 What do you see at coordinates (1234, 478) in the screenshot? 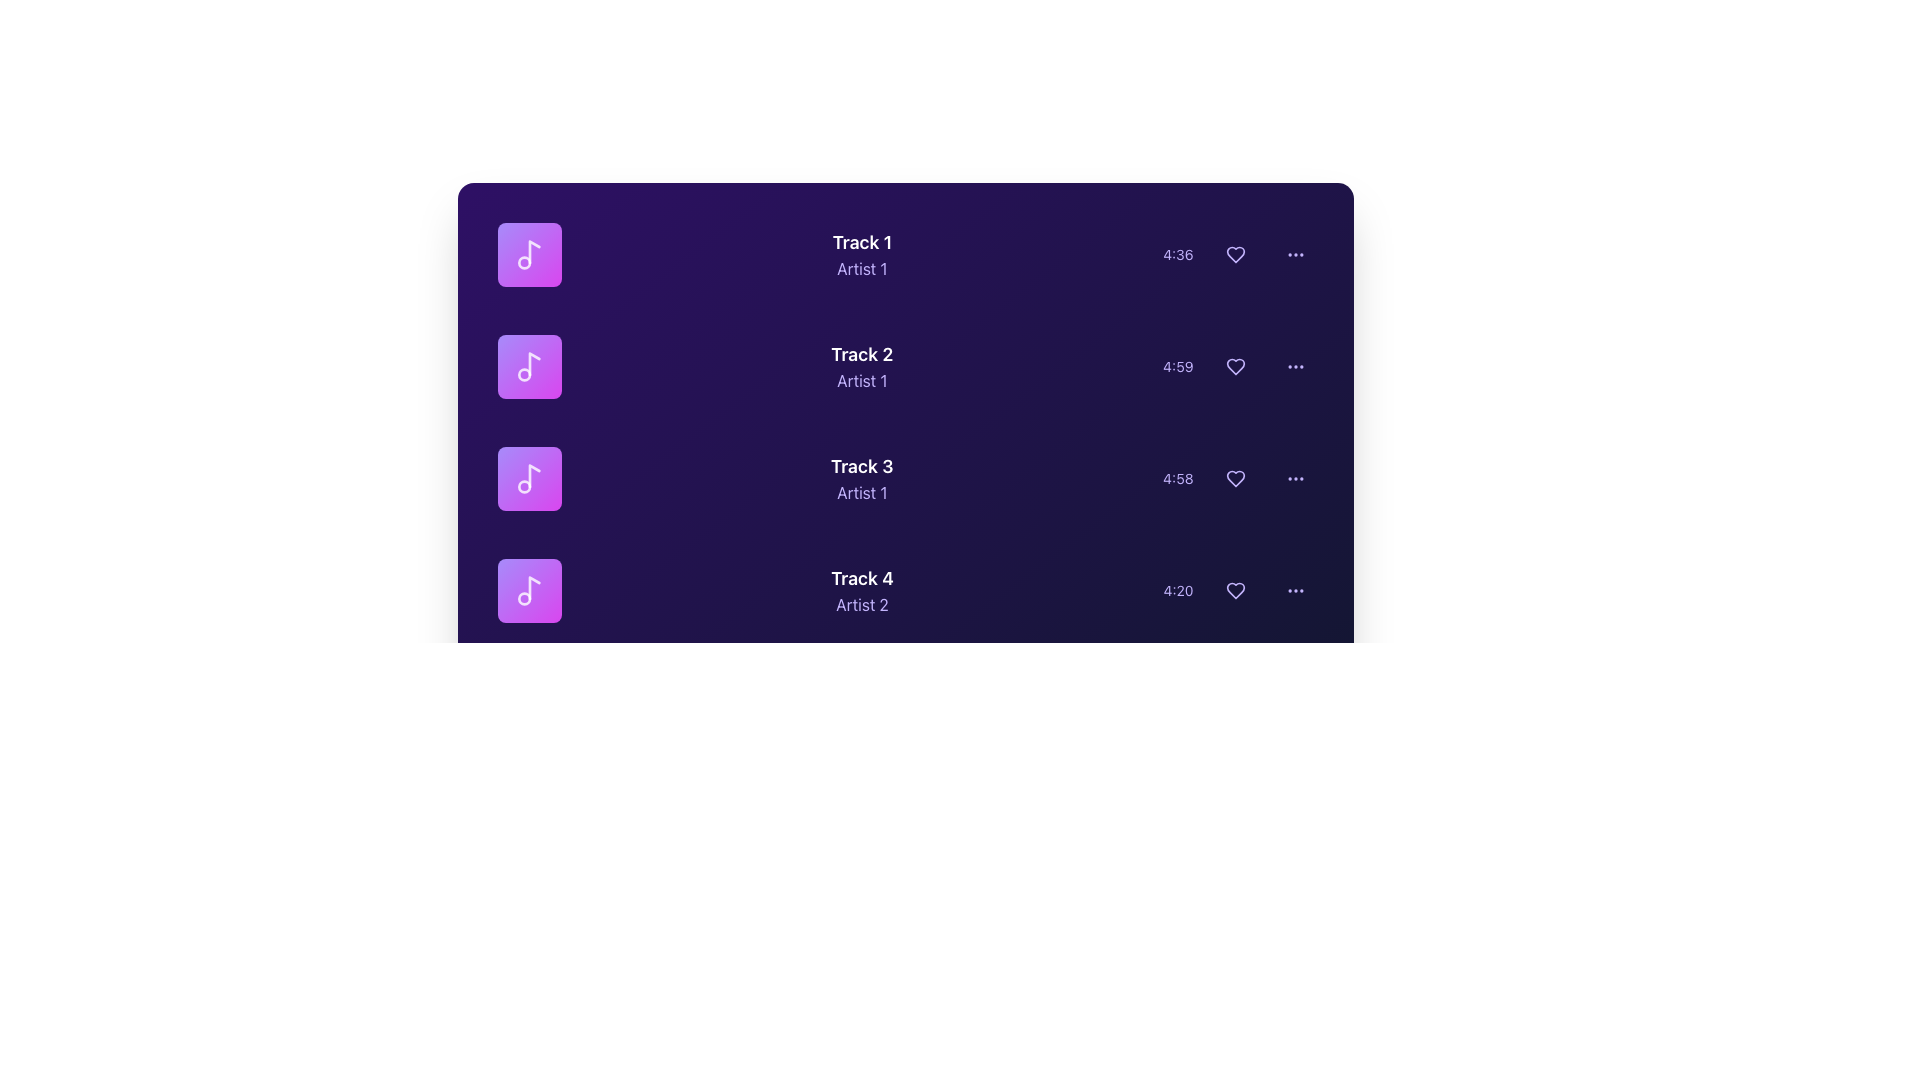
I see `the 'like' button for 'Track 3', located to the right of the '4:58' label` at bounding box center [1234, 478].